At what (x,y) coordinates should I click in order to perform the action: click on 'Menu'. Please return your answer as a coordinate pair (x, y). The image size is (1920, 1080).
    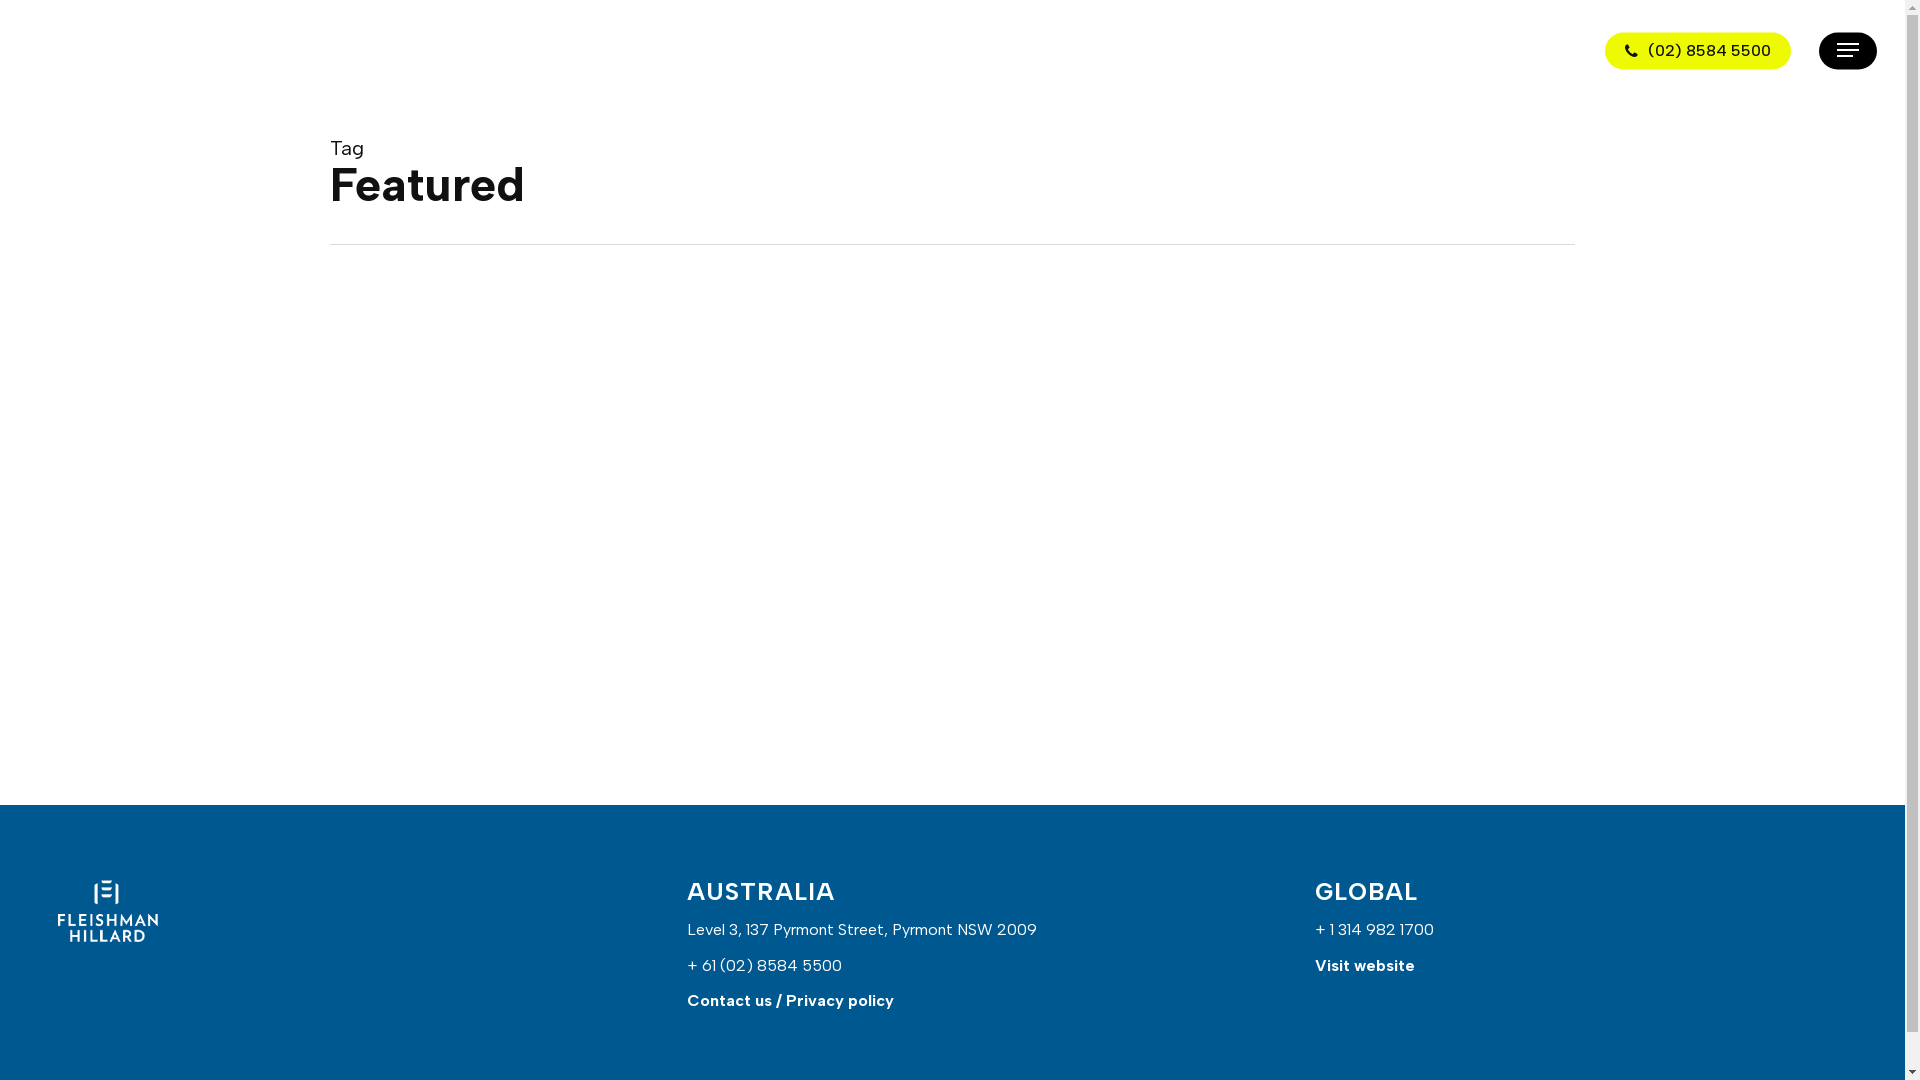
    Looking at the image, I should click on (1847, 49).